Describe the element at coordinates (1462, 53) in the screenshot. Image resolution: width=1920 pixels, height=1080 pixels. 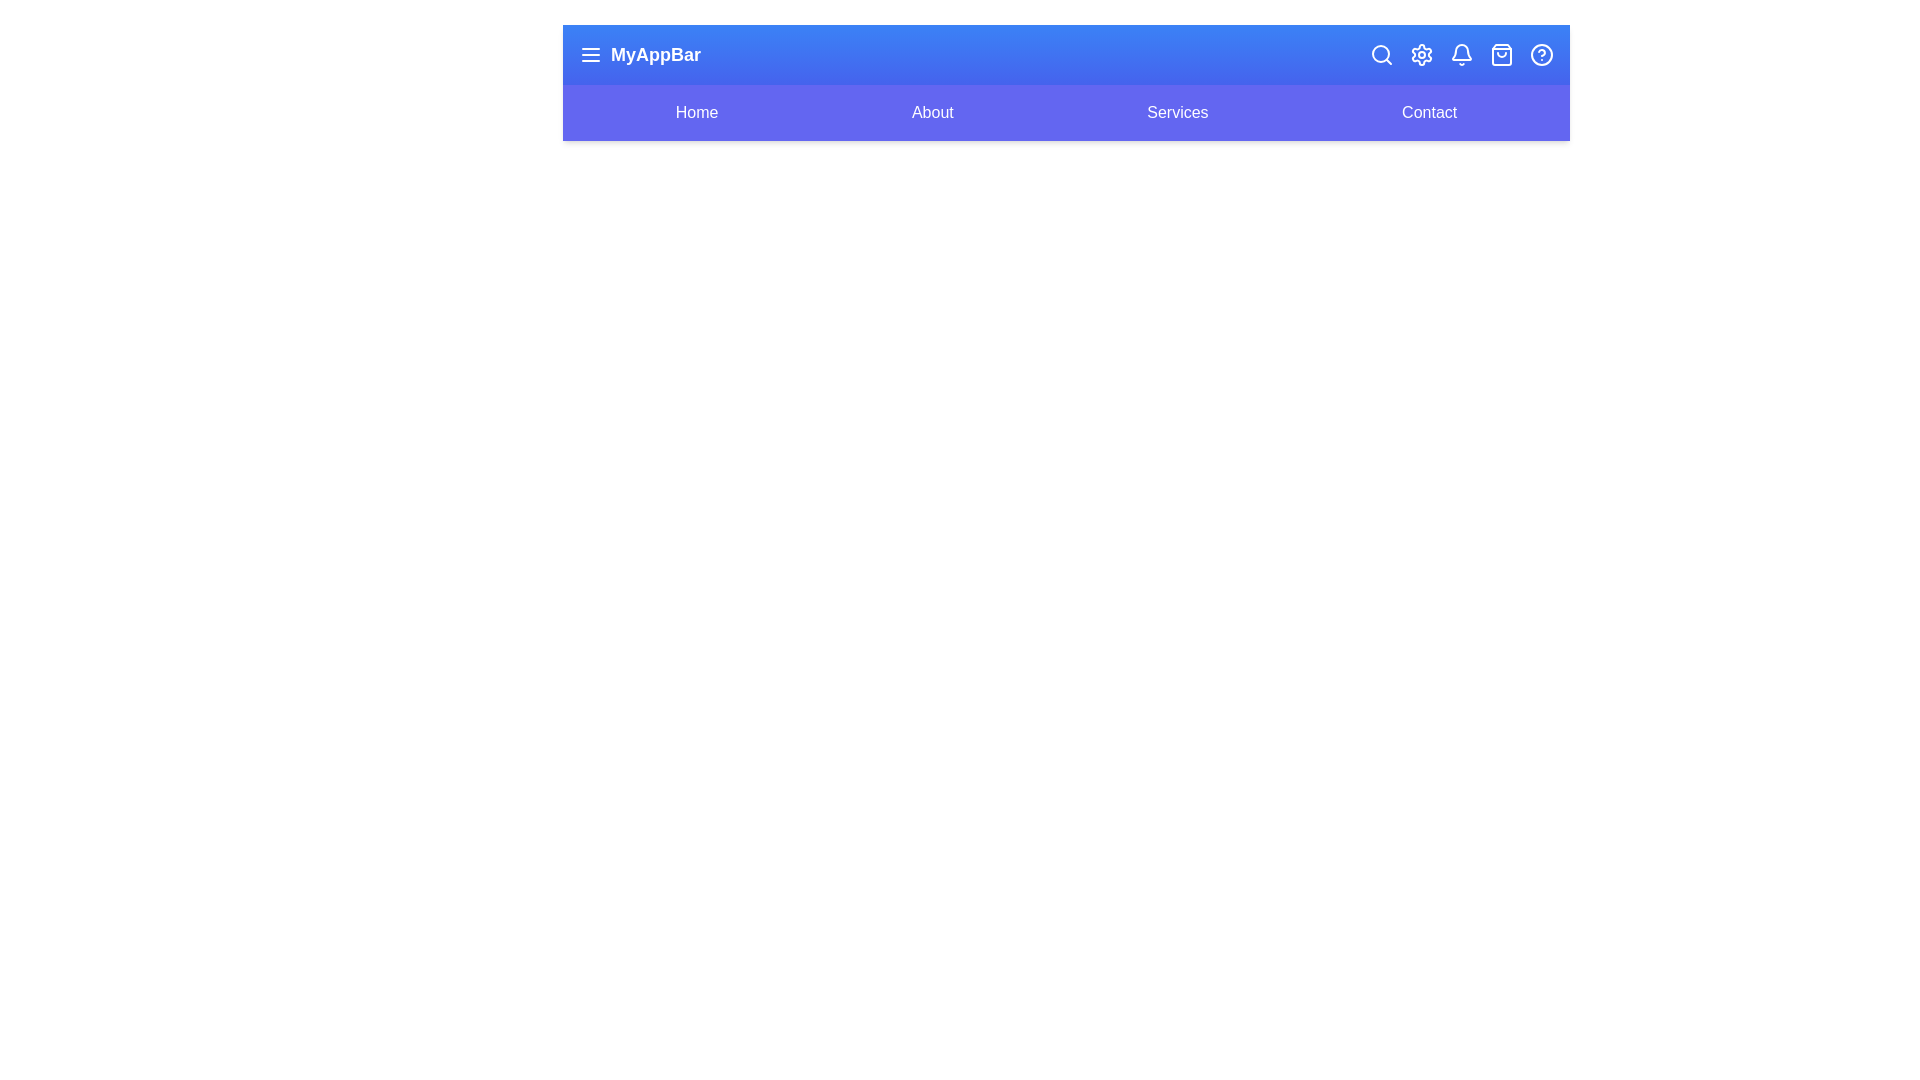
I see `the bell icon to perform its action` at that location.